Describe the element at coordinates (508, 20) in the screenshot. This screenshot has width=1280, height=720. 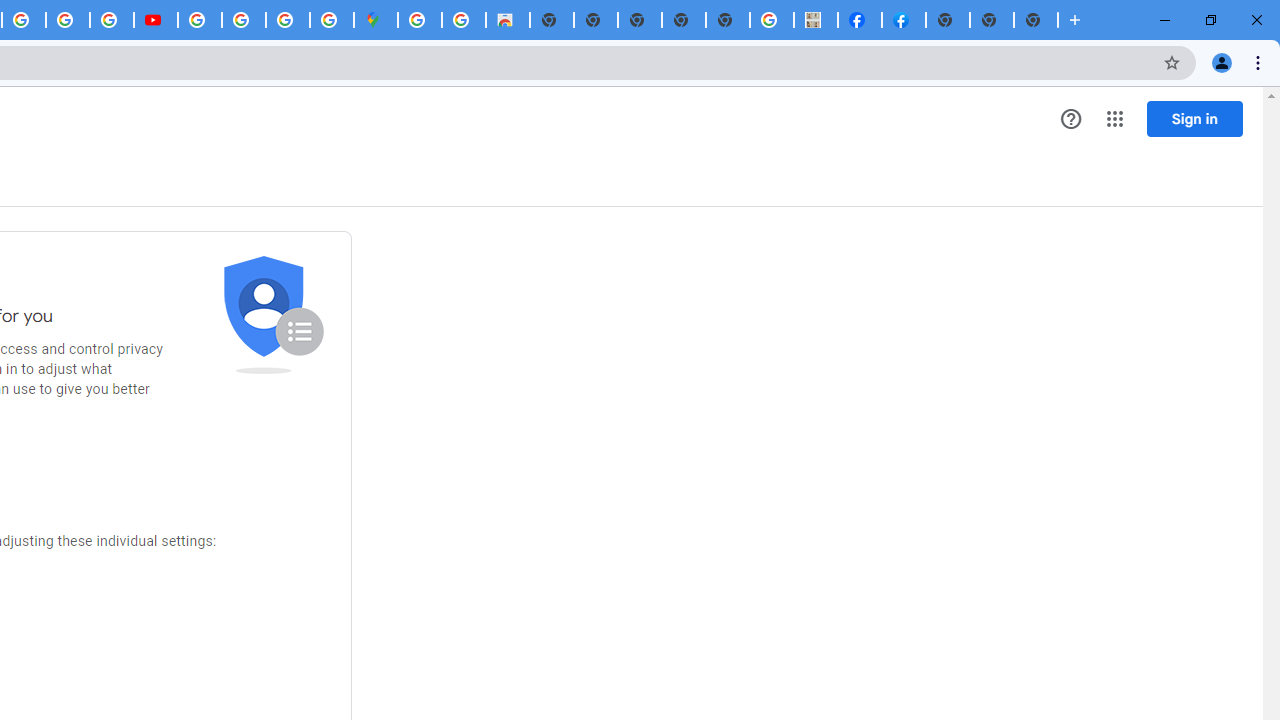
I see `'Chrome Web Store - Shopping'` at that location.